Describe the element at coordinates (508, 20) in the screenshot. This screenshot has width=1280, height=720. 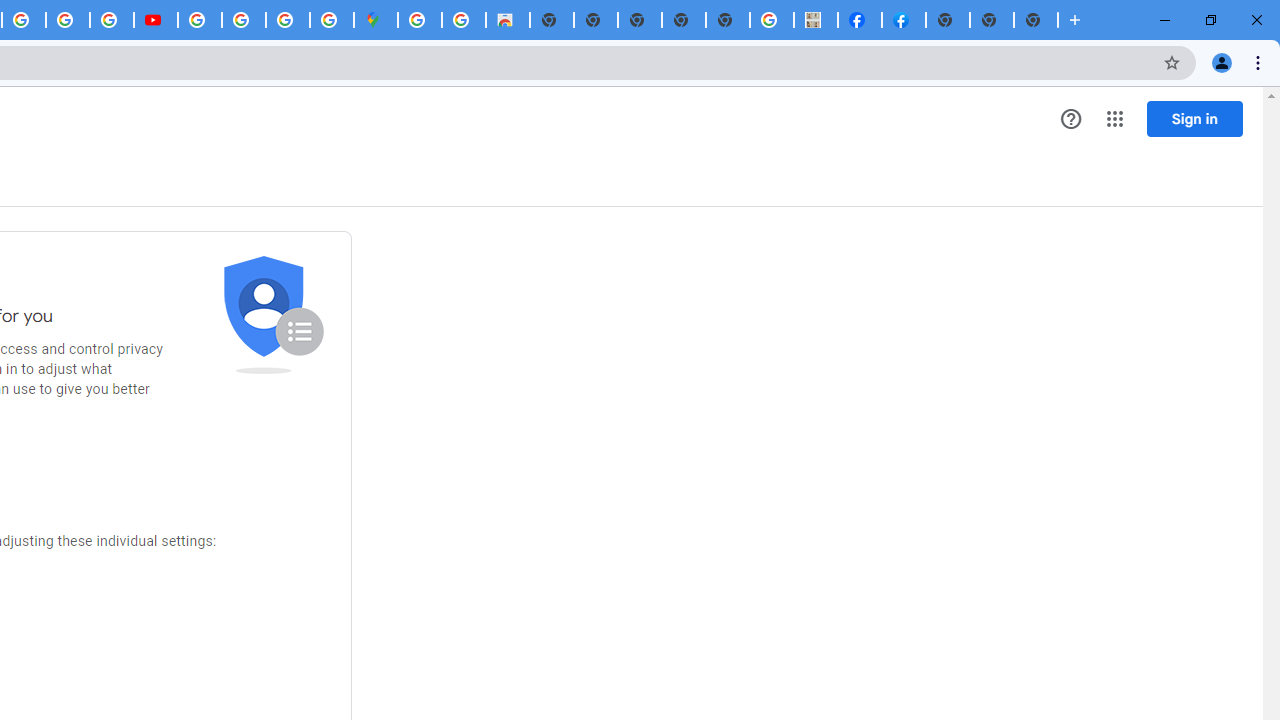
I see `'Chrome Web Store - Shopping'` at that location.